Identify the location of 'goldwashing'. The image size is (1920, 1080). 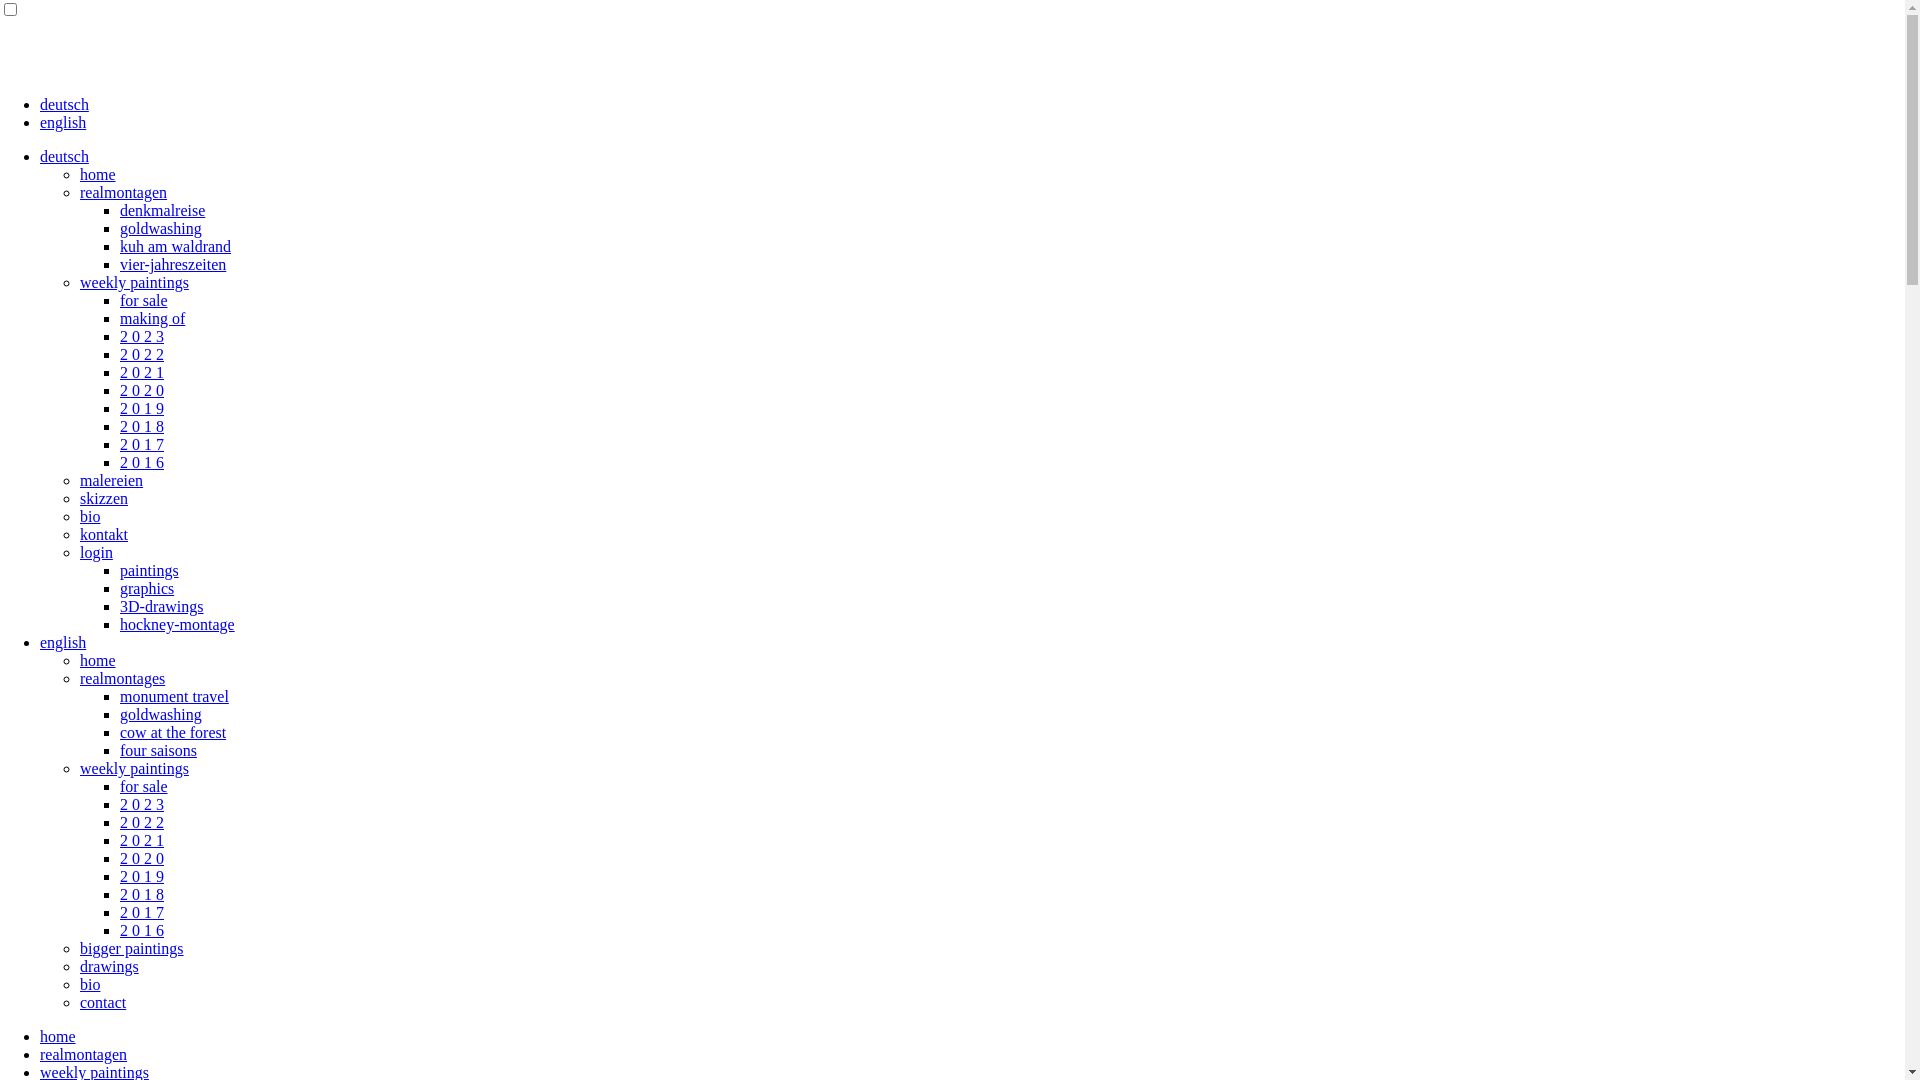
(119, 713).